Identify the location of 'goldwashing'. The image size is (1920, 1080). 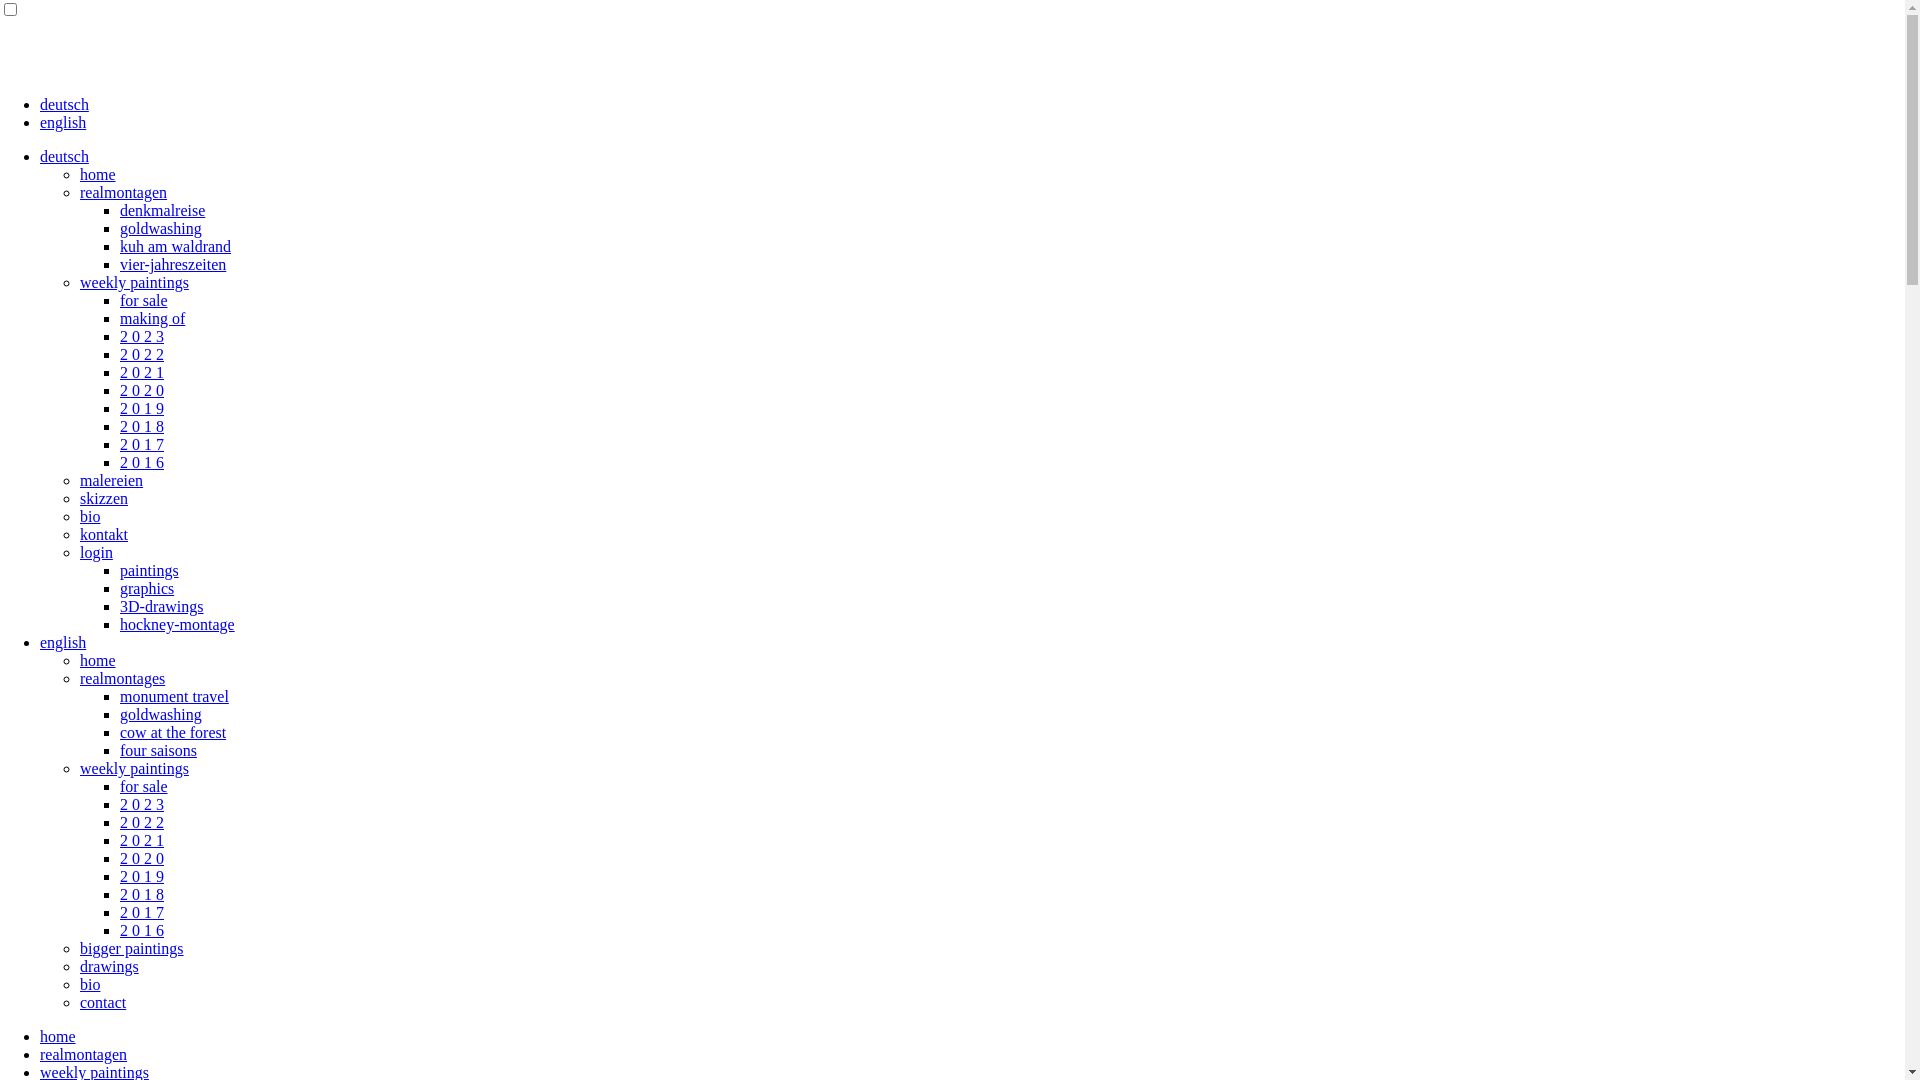
(119, 713).